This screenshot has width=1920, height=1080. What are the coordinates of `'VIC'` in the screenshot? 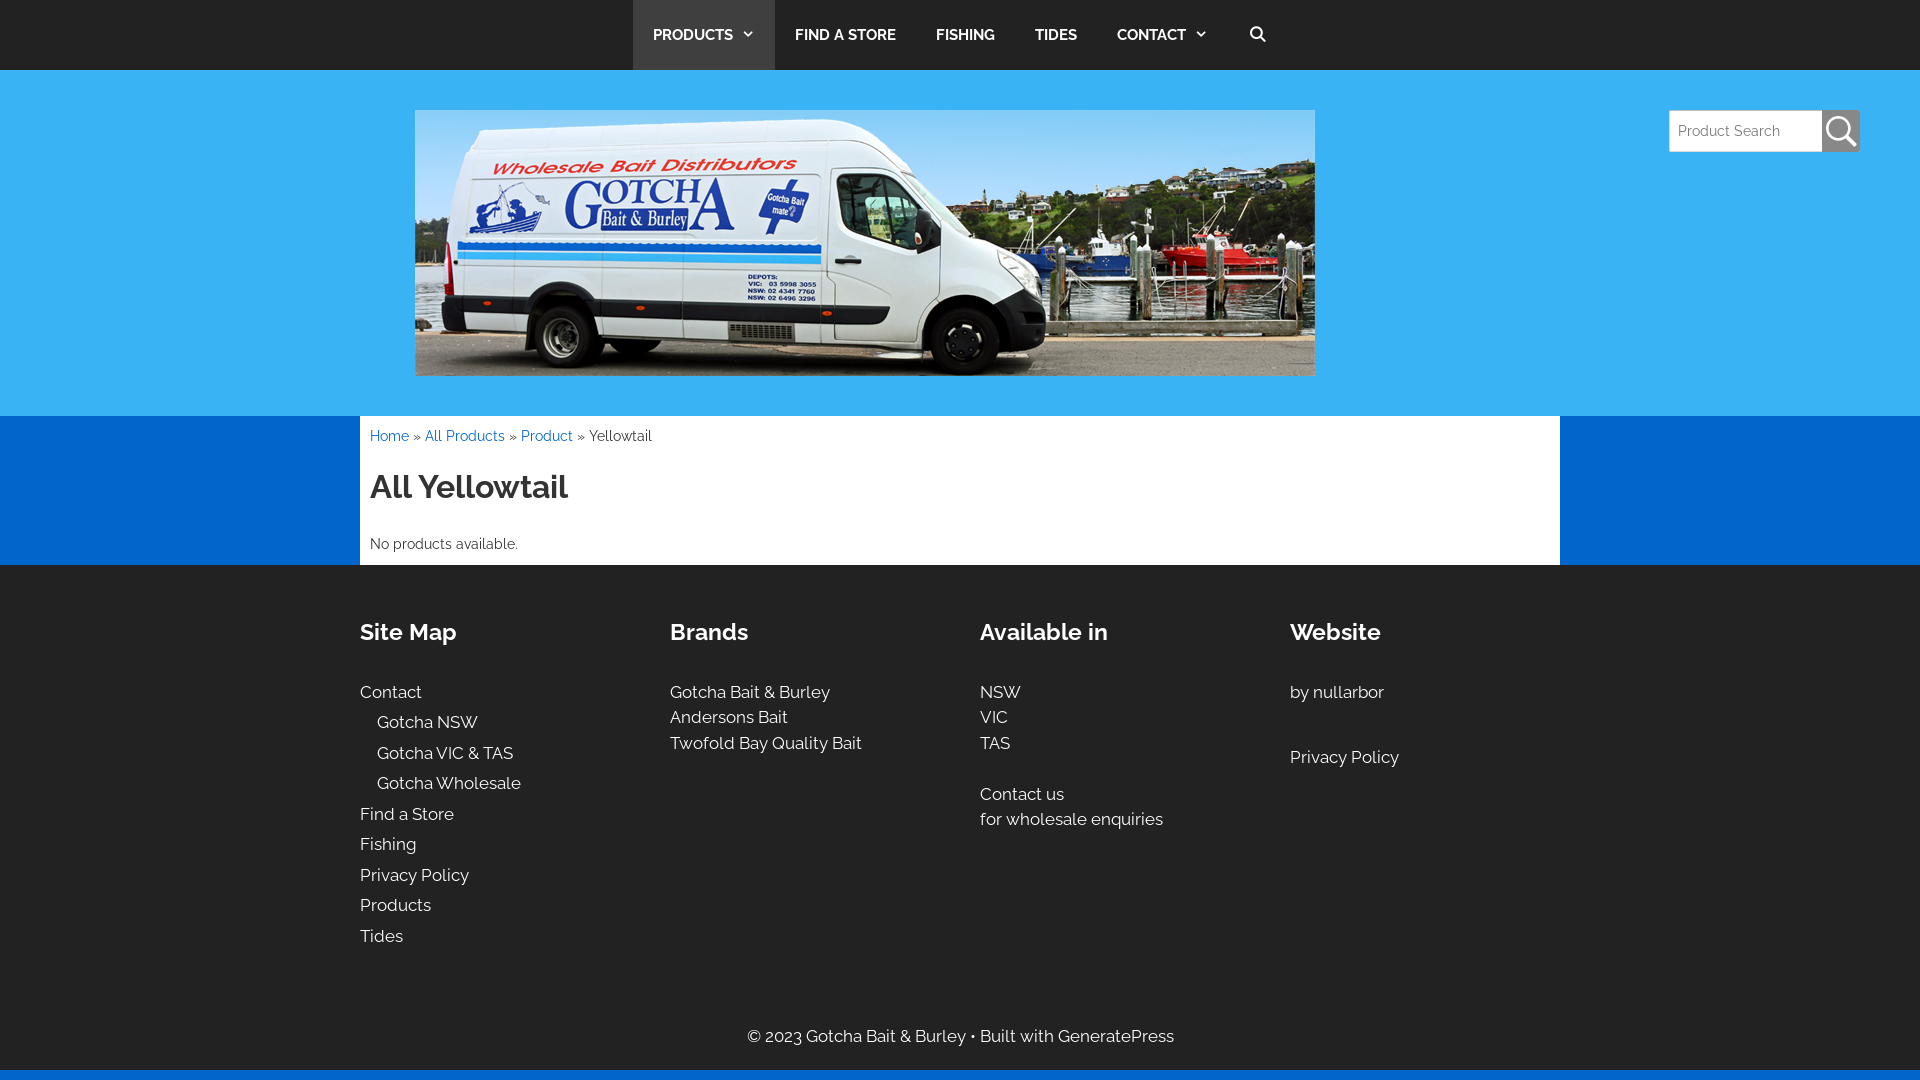 It's located at (993, 716).